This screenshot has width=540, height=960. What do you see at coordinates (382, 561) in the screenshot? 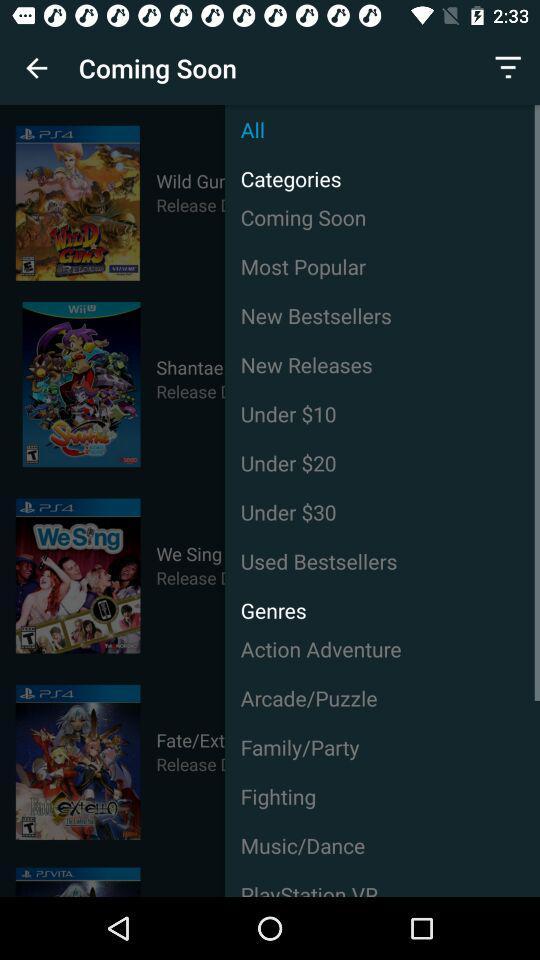
I see `the icon next to we sing icon` at bounding box center [382, 561].